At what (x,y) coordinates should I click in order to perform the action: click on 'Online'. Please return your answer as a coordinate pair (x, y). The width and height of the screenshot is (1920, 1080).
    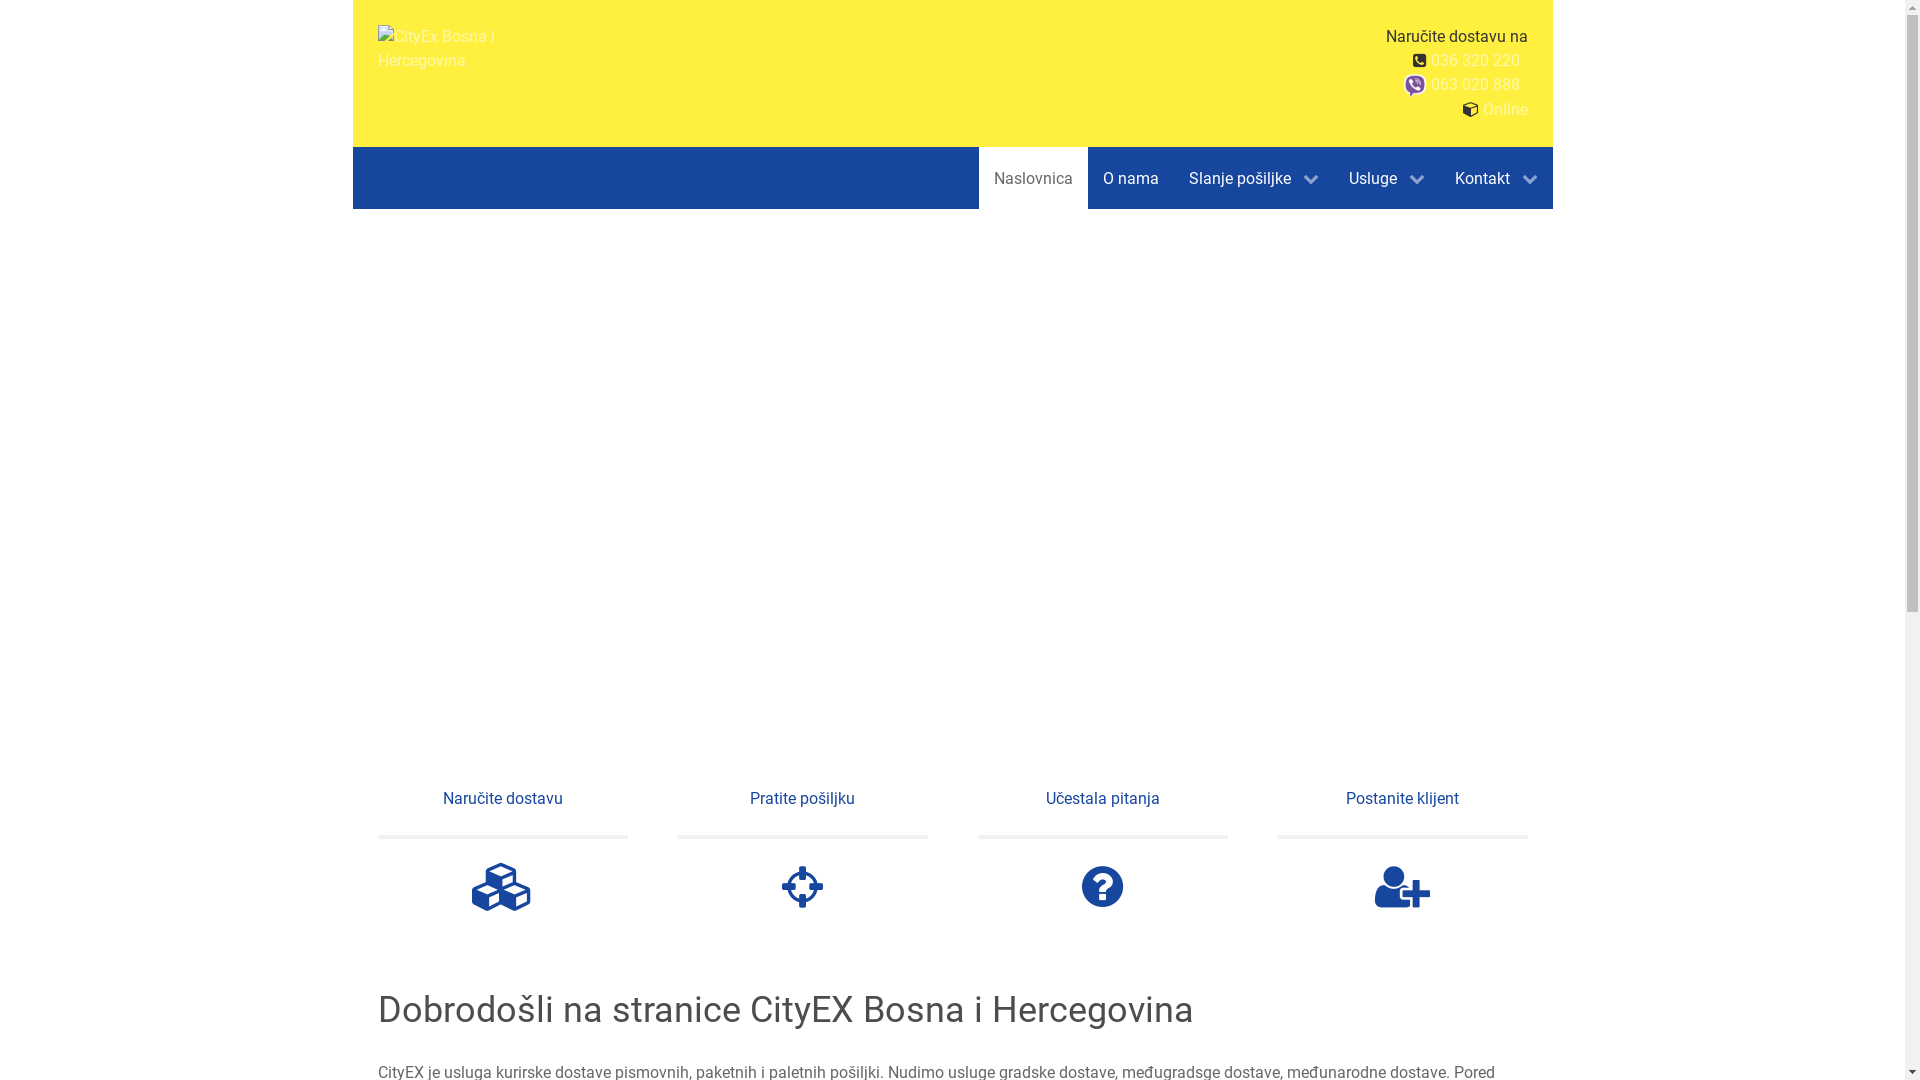
    Looking at the image, I should click on (1504, 109).